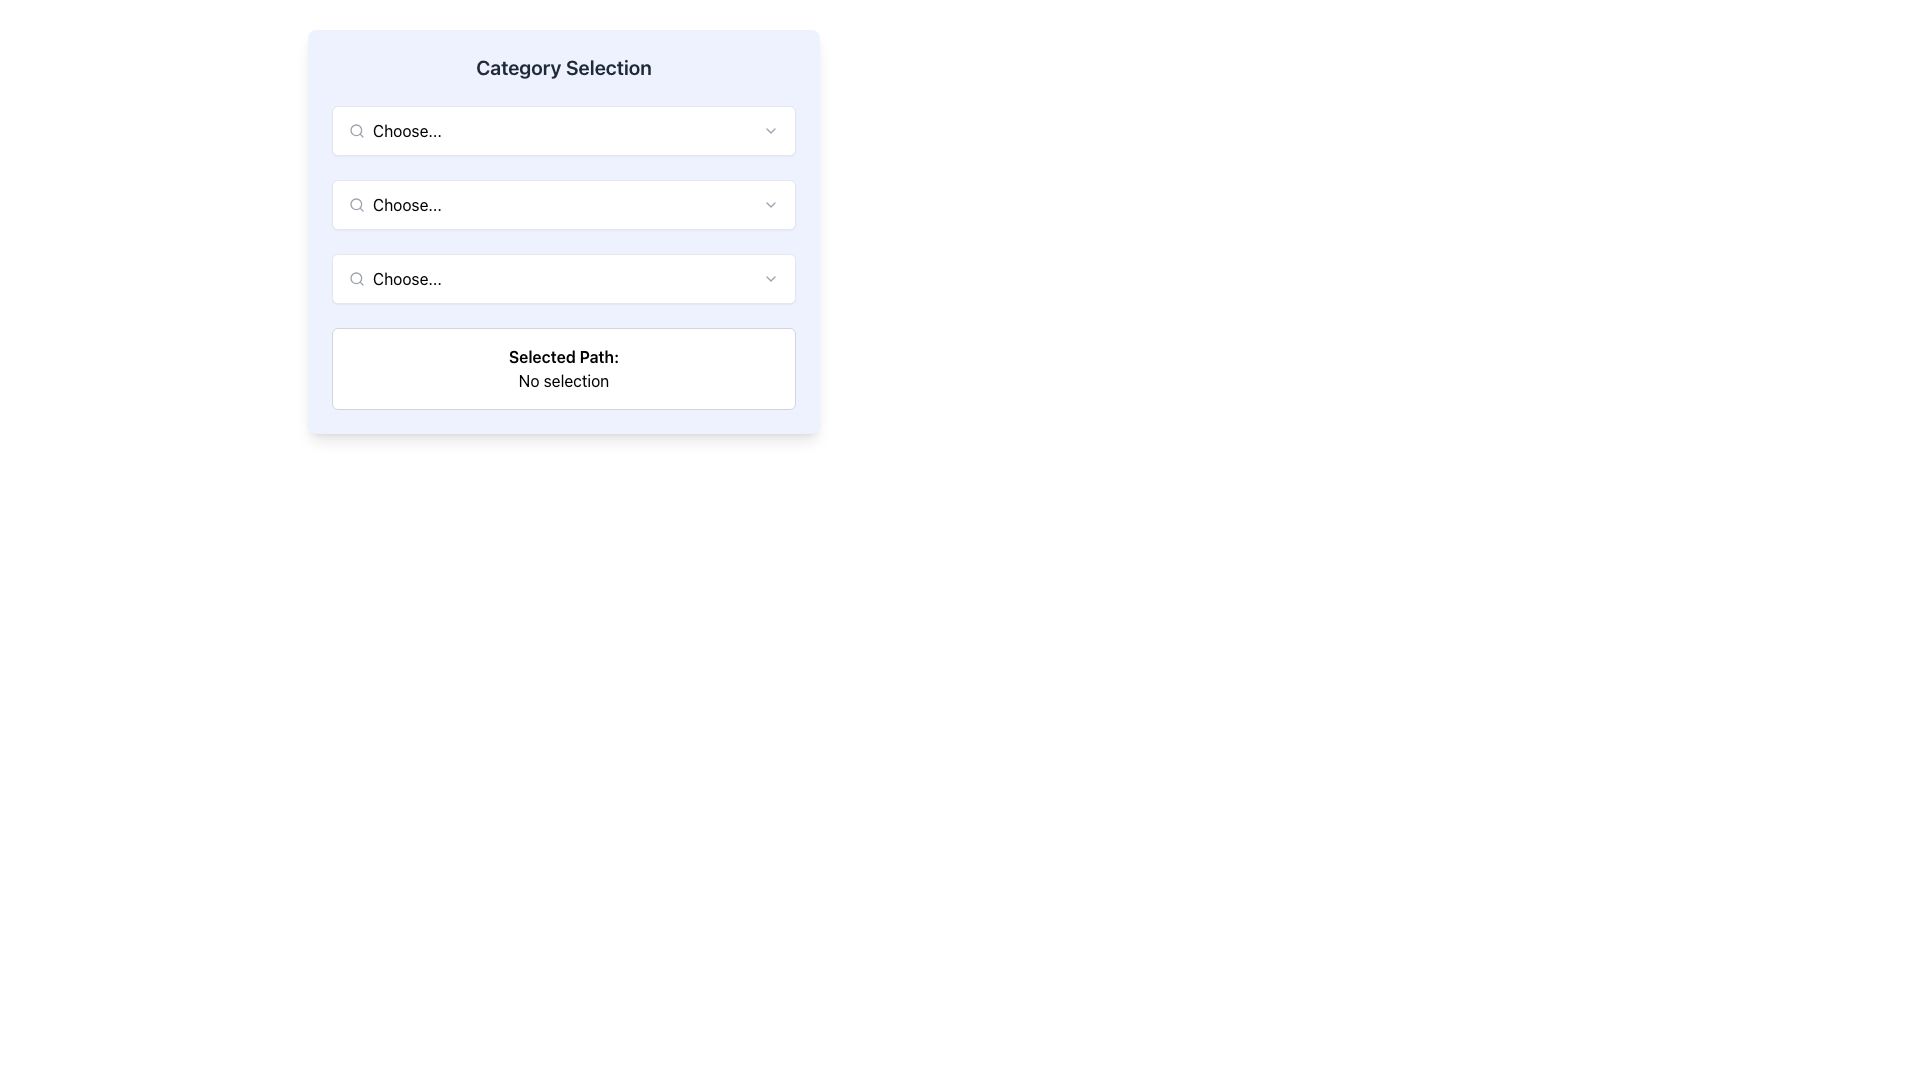  I want to click on the magnifying glass icon styled in gray with rounded edges, located on the left side of the second dropdown field labeled 'Choose...', so click(356, 204).